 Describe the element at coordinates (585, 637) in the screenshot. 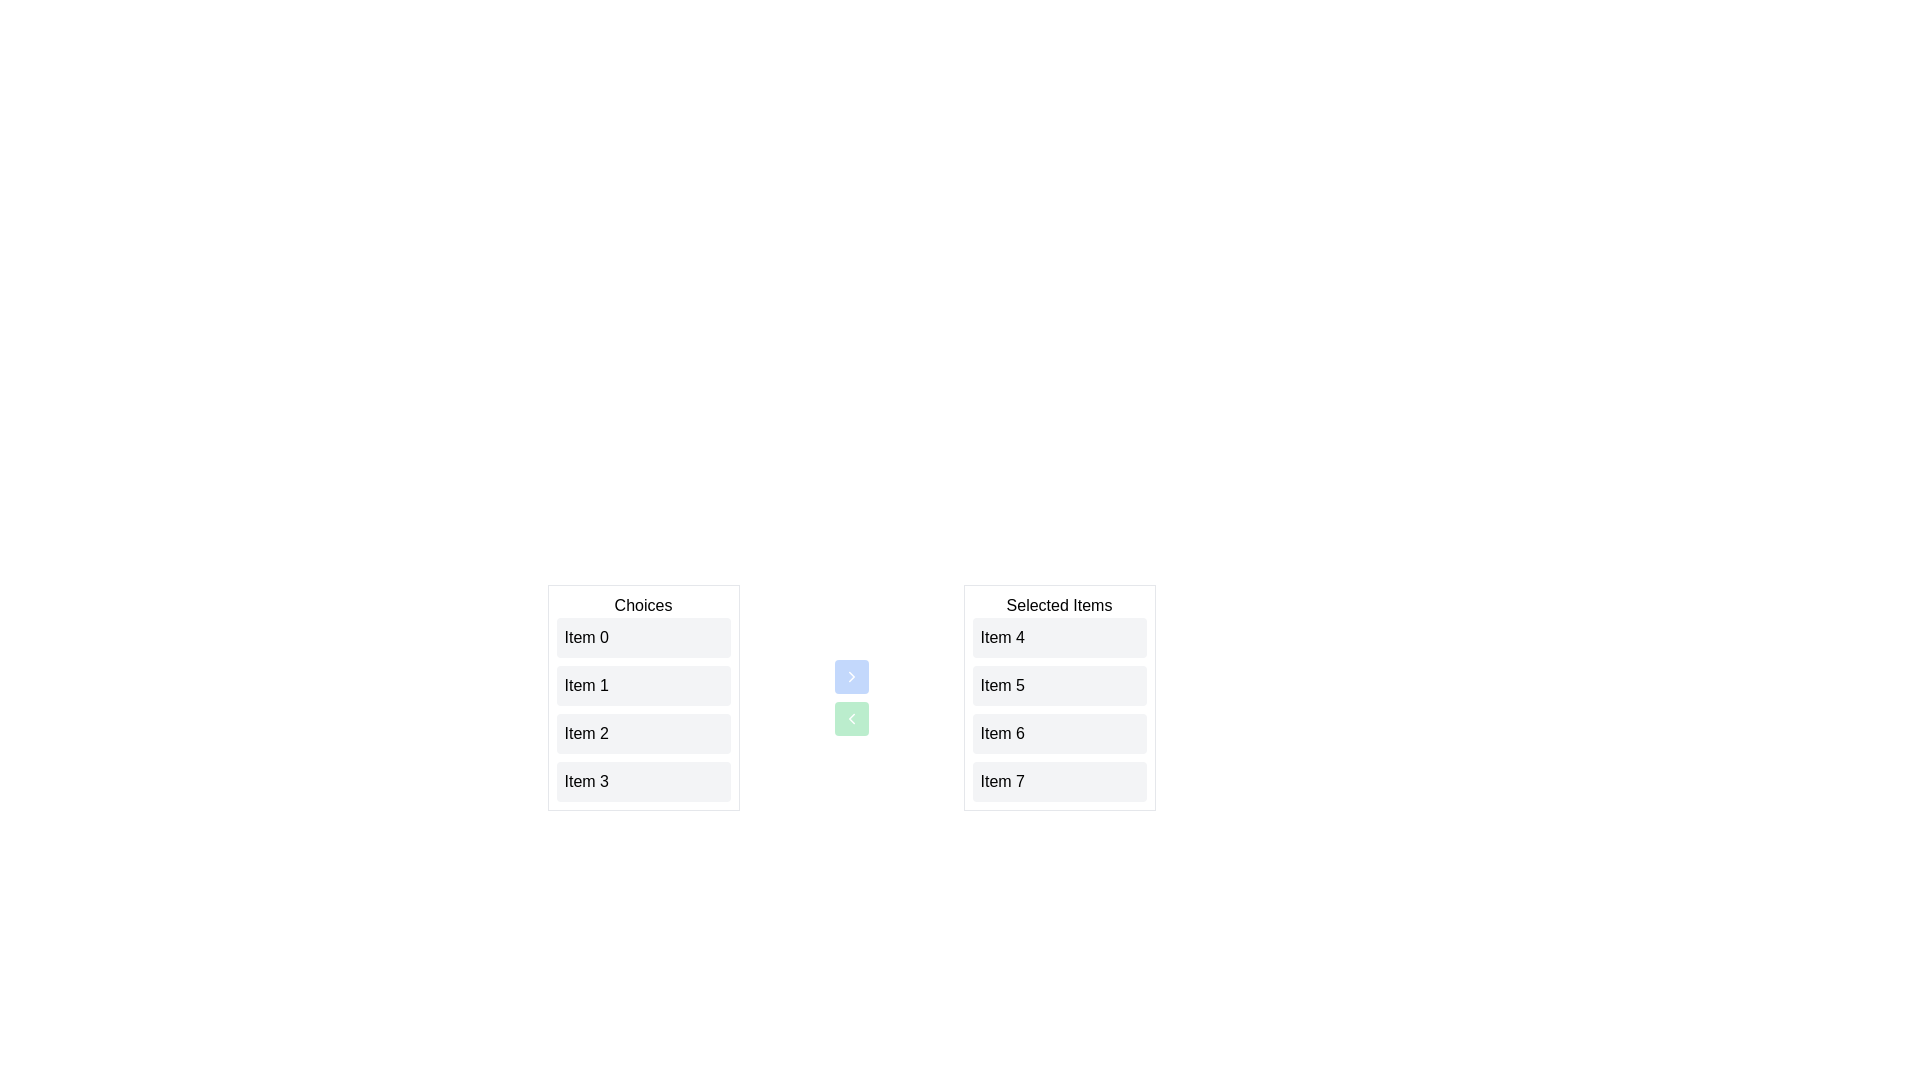

I see `the text label displaying 'Item 0', which is the top selectable item in the 'Choices' column` at that location.